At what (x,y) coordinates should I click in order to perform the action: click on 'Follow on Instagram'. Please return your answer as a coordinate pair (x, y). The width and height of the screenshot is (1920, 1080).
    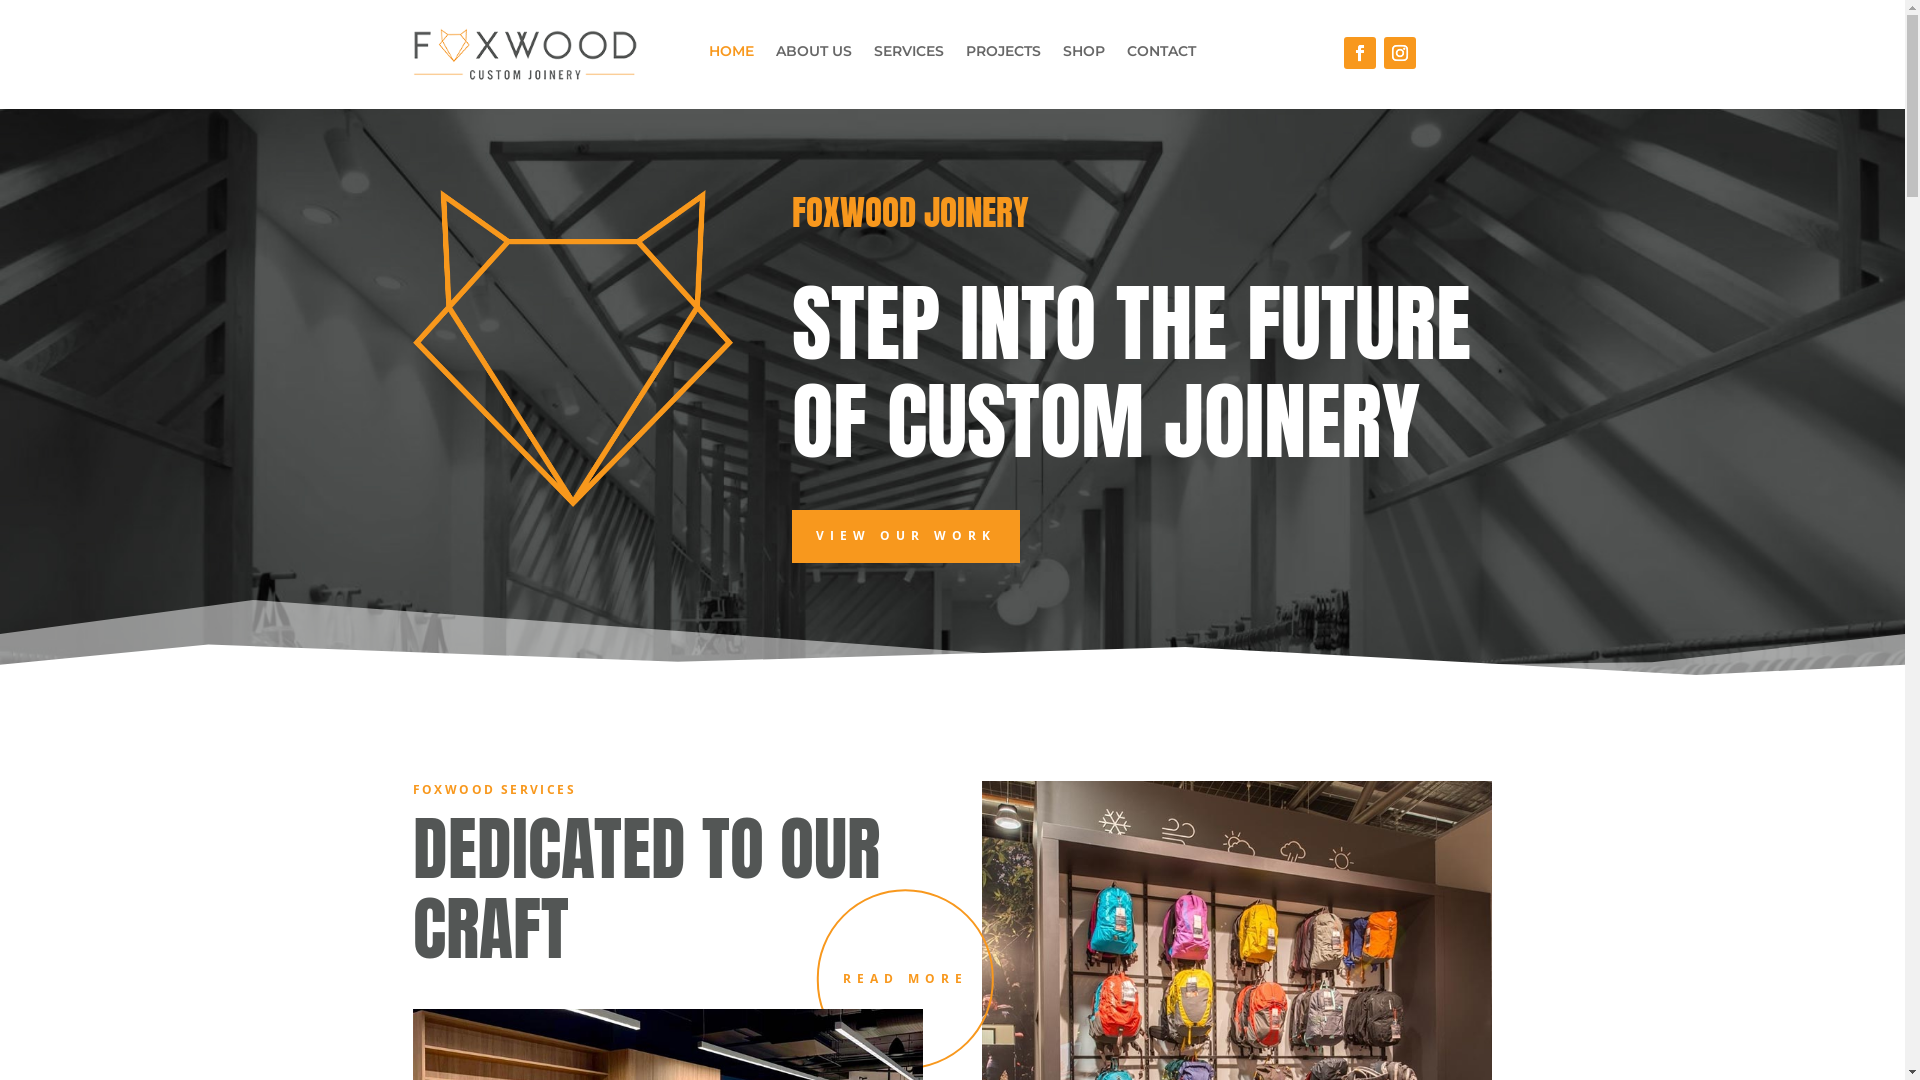
    Looking at the image, I should click on (1399, 52).